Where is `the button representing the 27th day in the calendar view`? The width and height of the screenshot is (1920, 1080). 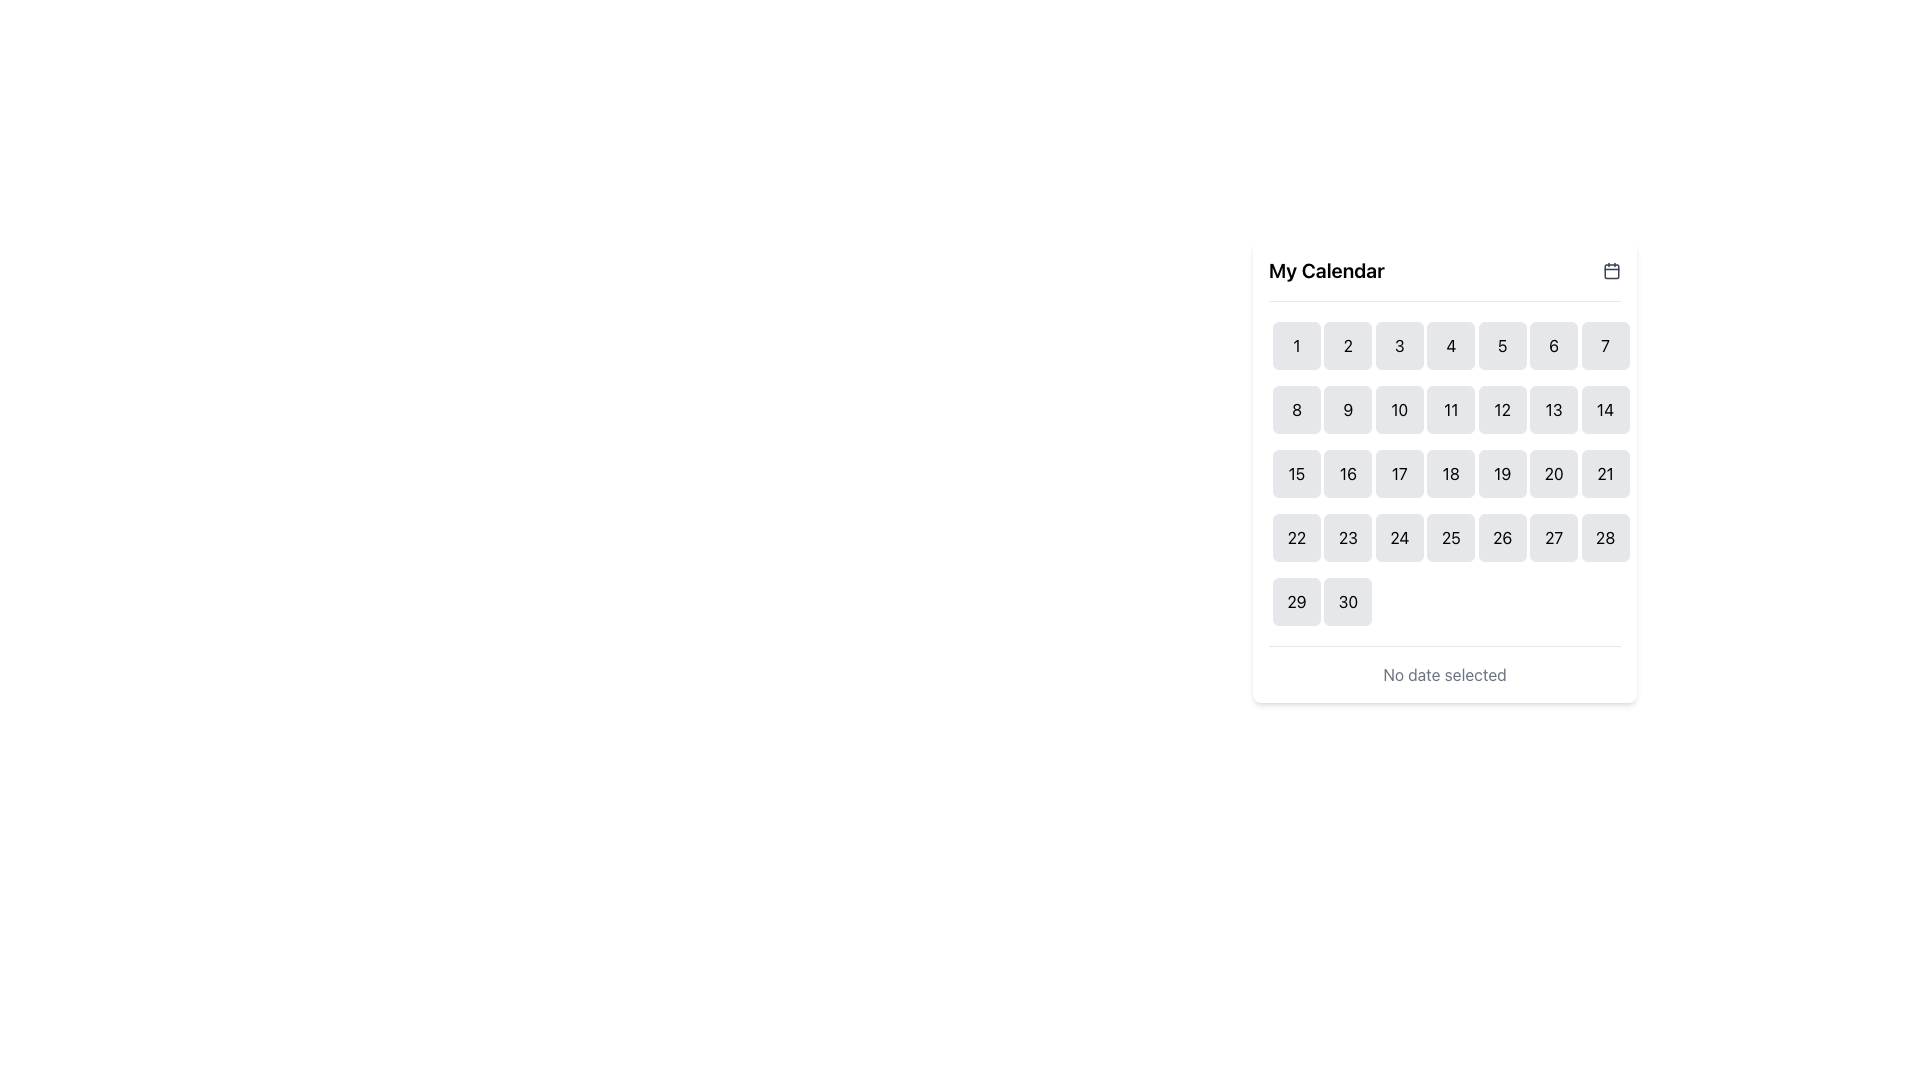 the button representing the 27th day in the calendar view is located at coordinates (1553, 536).